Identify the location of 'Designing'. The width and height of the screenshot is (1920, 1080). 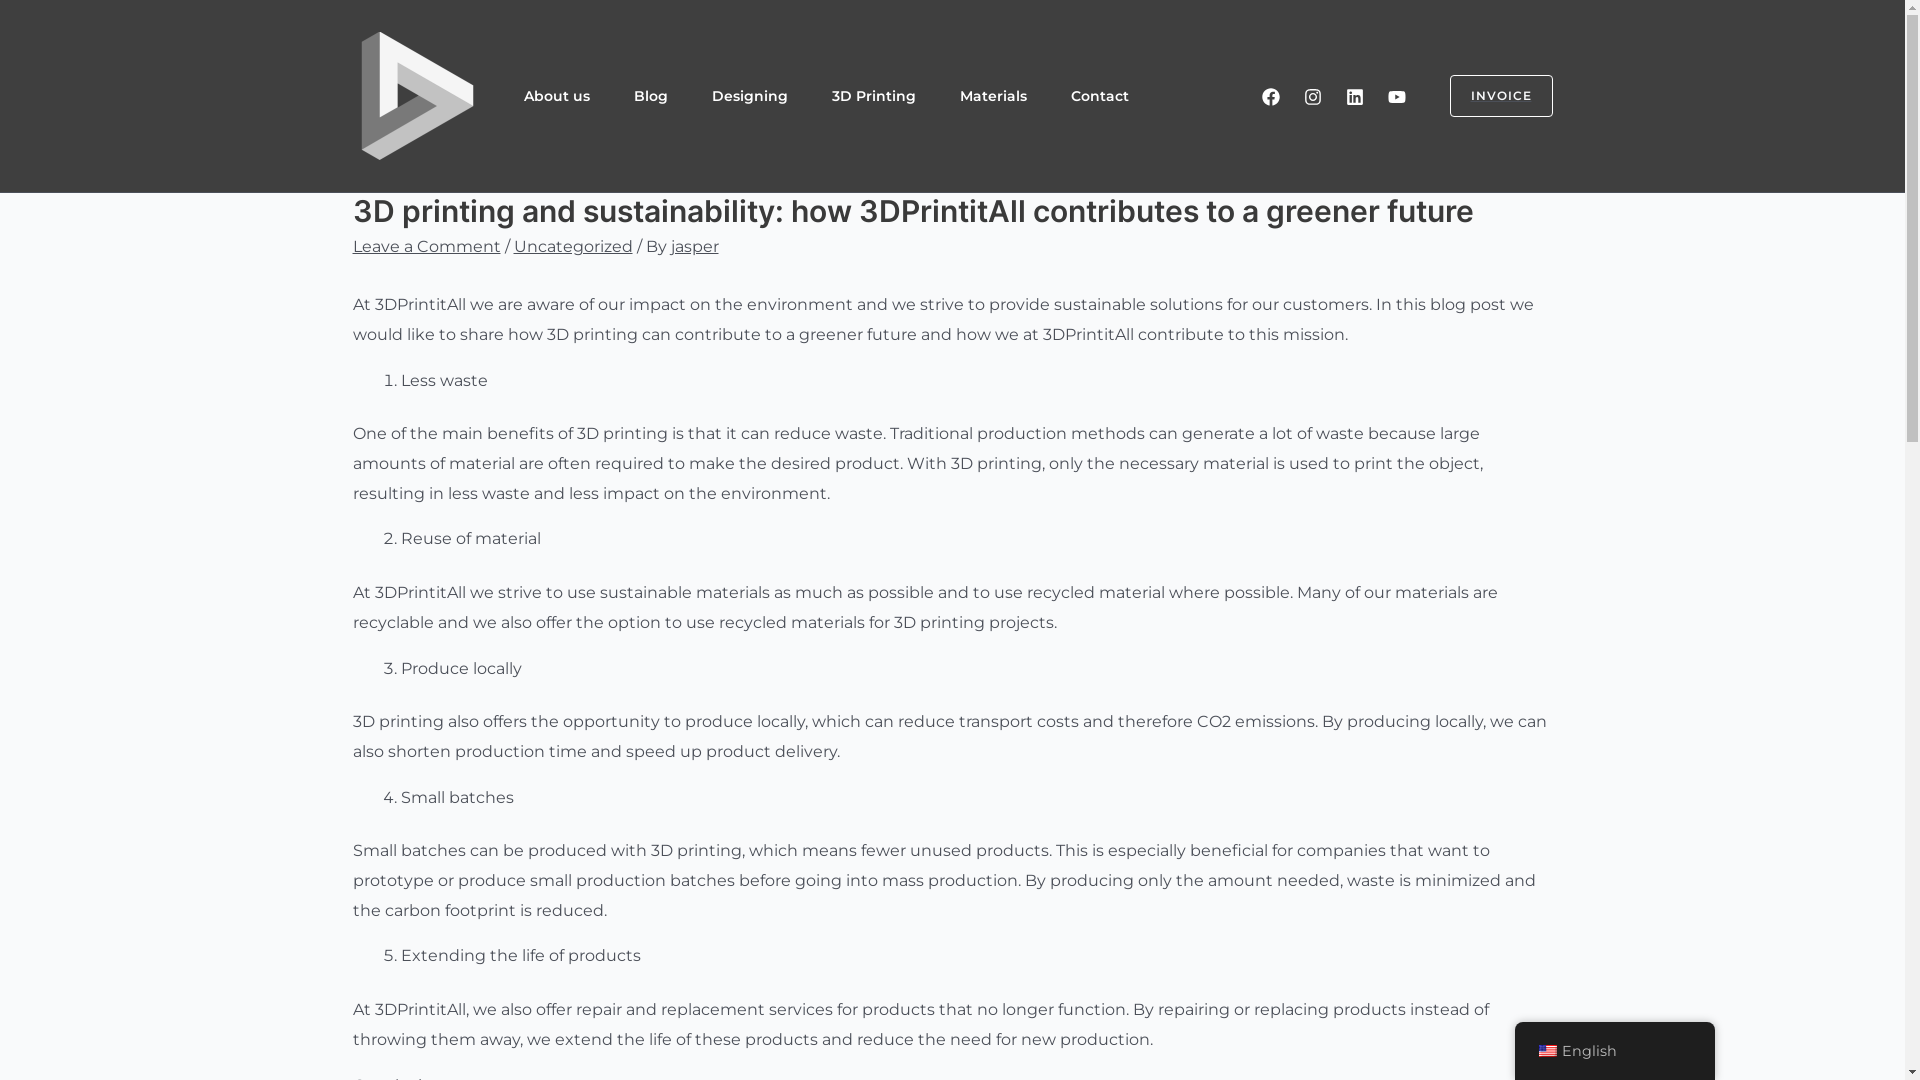
(748, 96).